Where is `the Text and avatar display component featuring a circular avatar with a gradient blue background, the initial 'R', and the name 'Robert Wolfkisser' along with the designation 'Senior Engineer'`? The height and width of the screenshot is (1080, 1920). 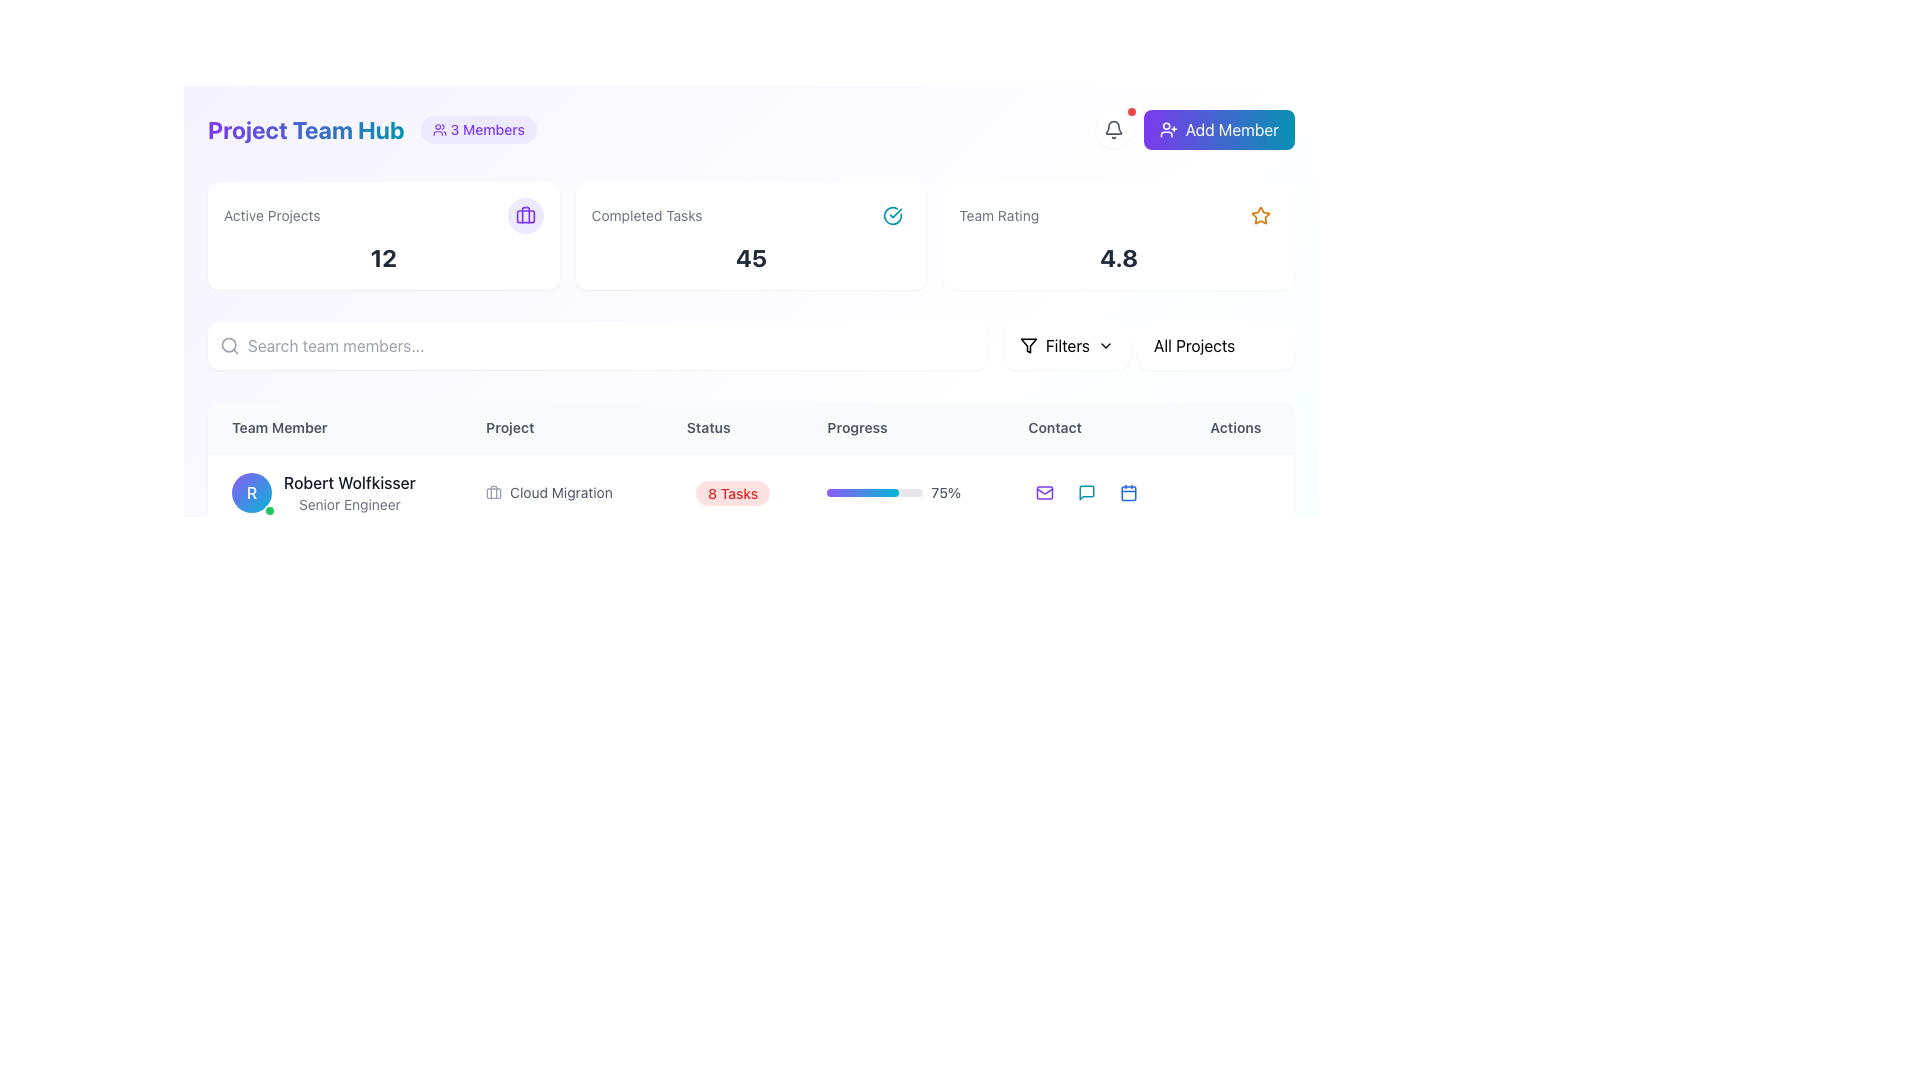
the Text and avatar display component featuring a circular avatar with a gradient blue background, the initial 'R', and the name 'Robert Wolfkisser' along with the designation 'Senior Engineer' is located at coordinates (335, 493).